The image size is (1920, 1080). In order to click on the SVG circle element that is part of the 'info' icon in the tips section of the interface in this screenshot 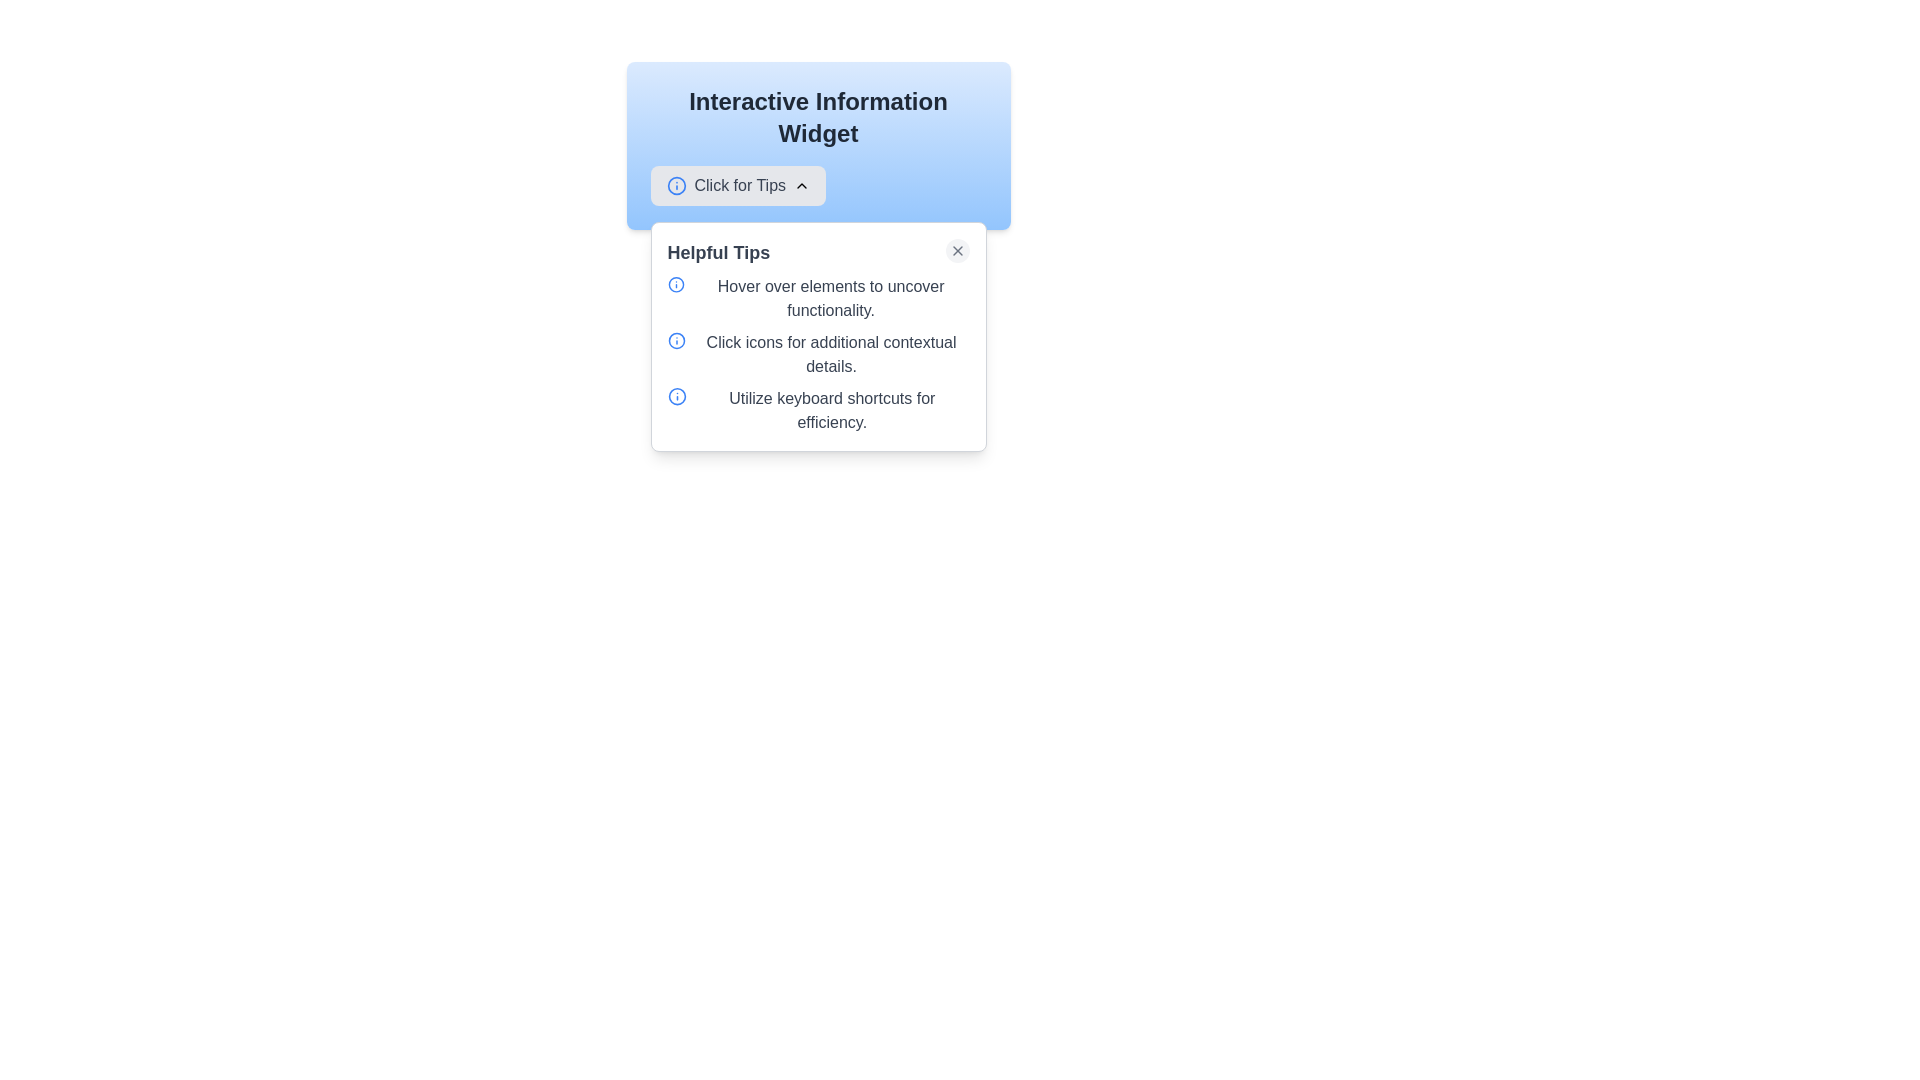, I will do `click(676, 285)`.